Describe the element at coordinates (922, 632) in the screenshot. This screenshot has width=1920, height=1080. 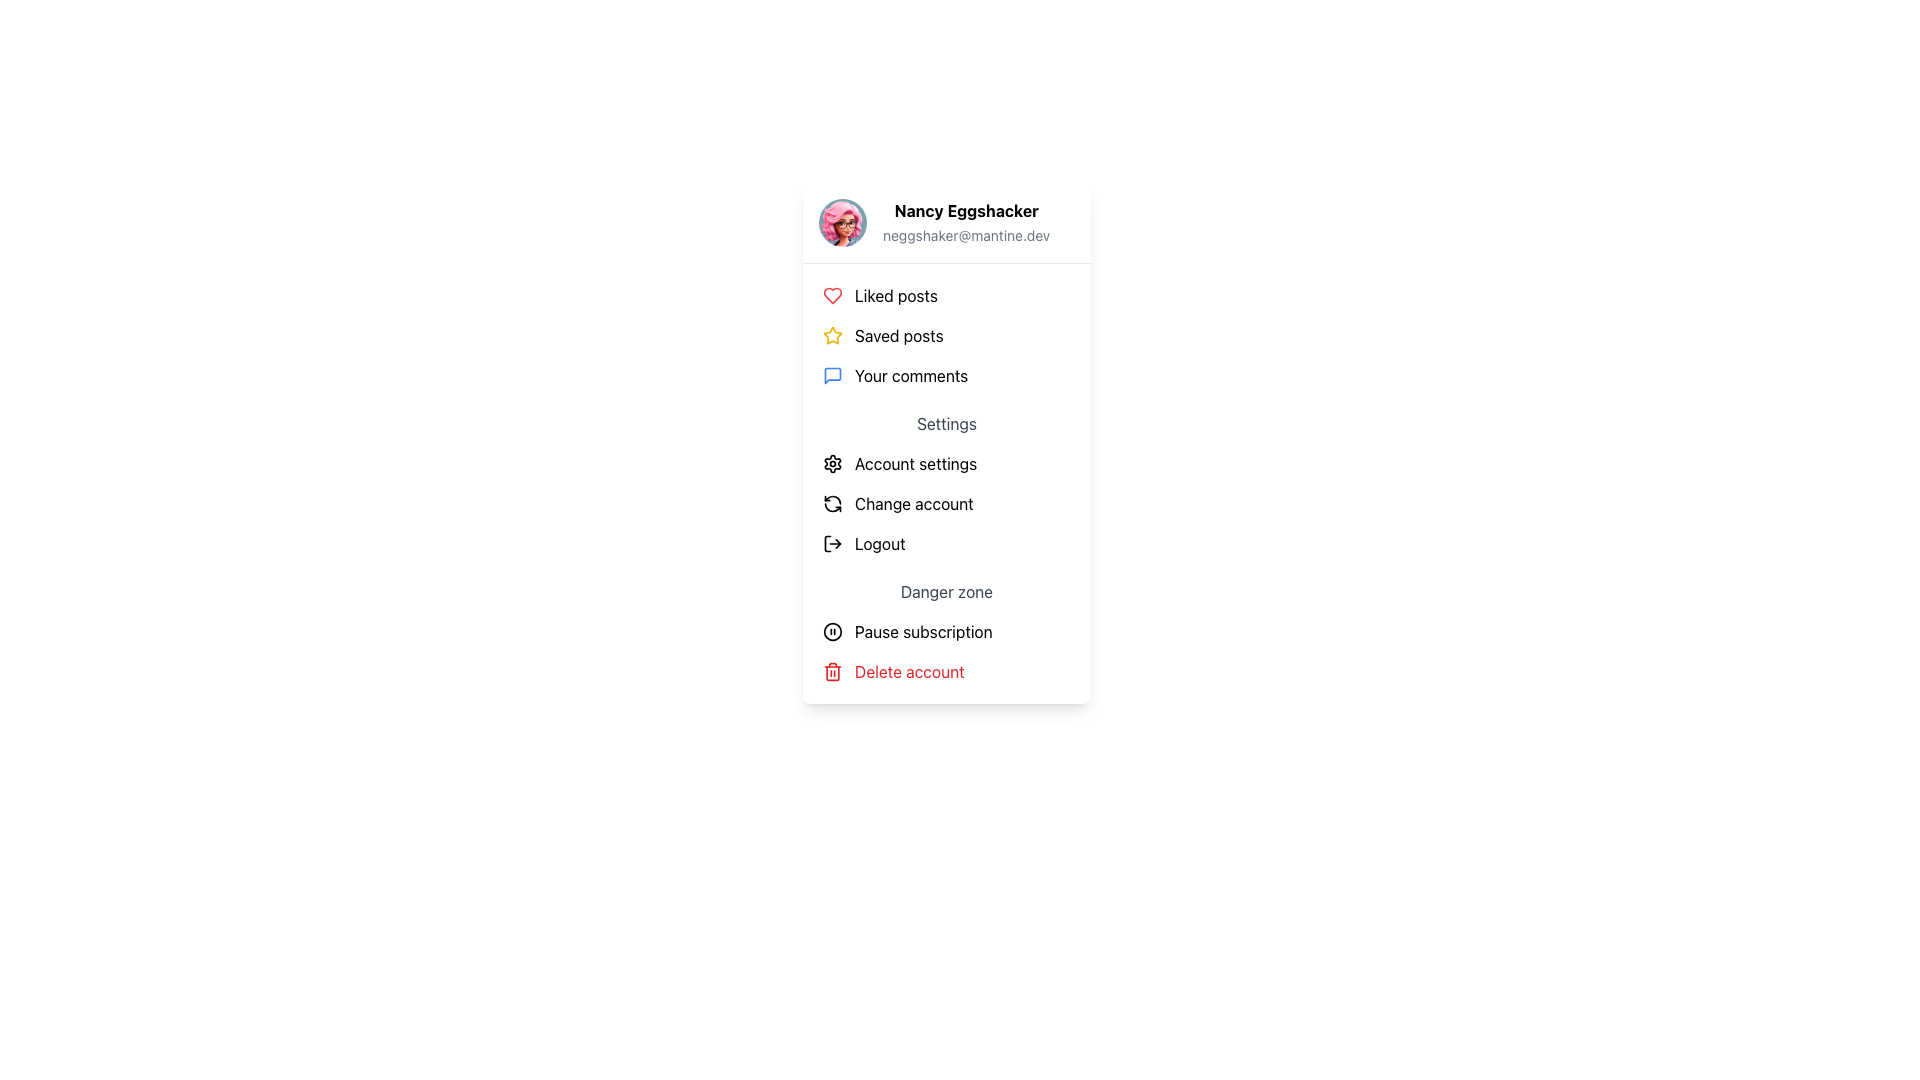
I see `the text label 'Pause subscription' in the danger zone section` at that location.